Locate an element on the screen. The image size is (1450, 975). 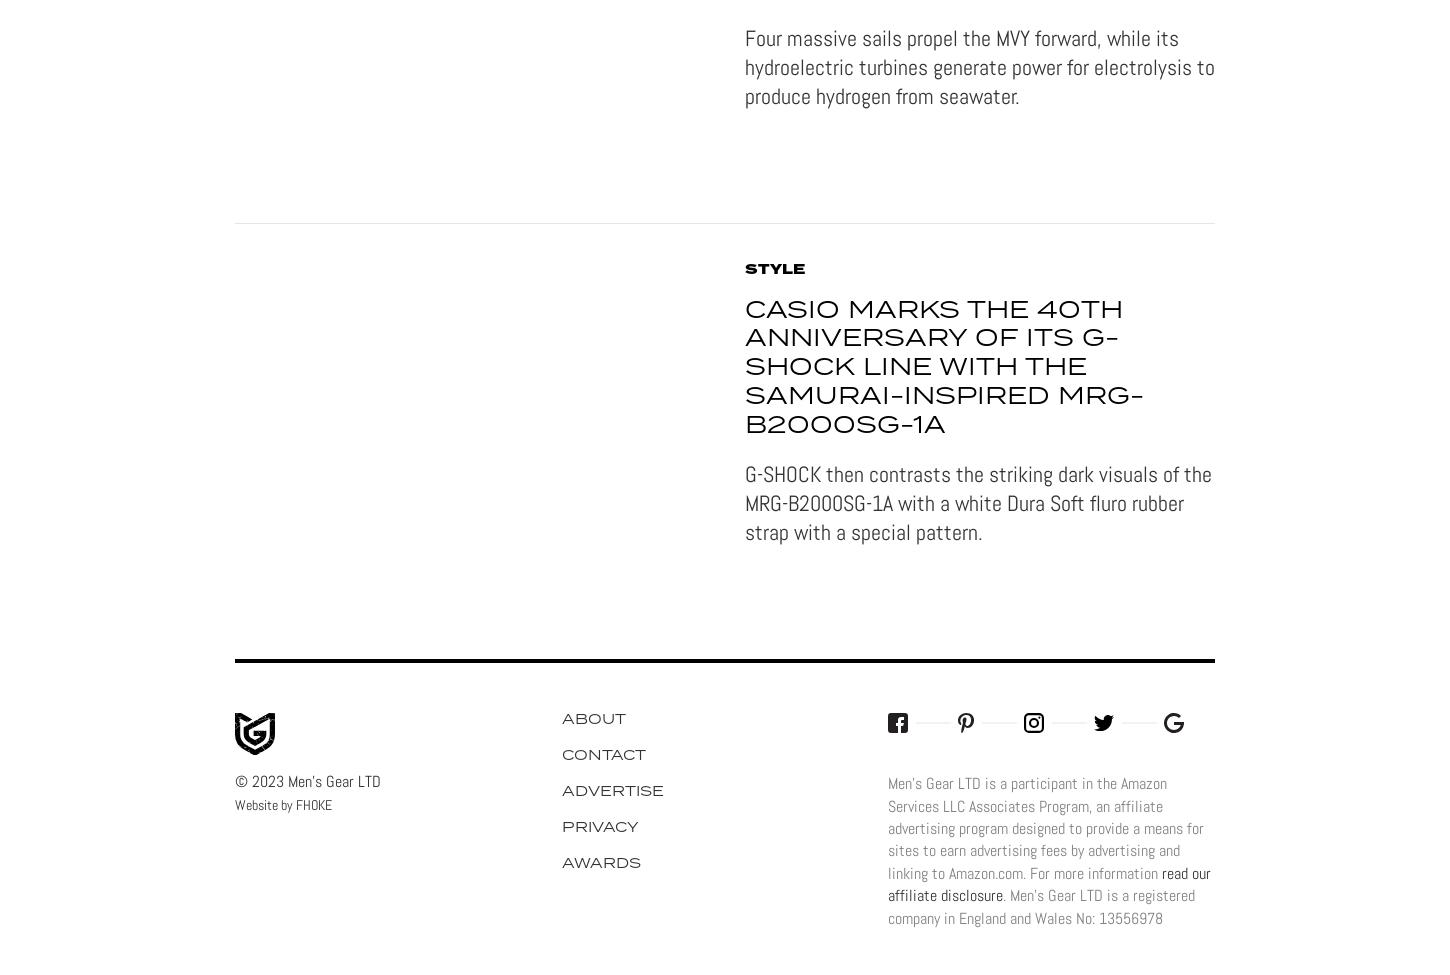
'Four massive sails propel the MVY forward, while its hydroelectric turbines generate power for electrolysis to produce hydrogen from seawater.' is located at coordinates (980, 66).